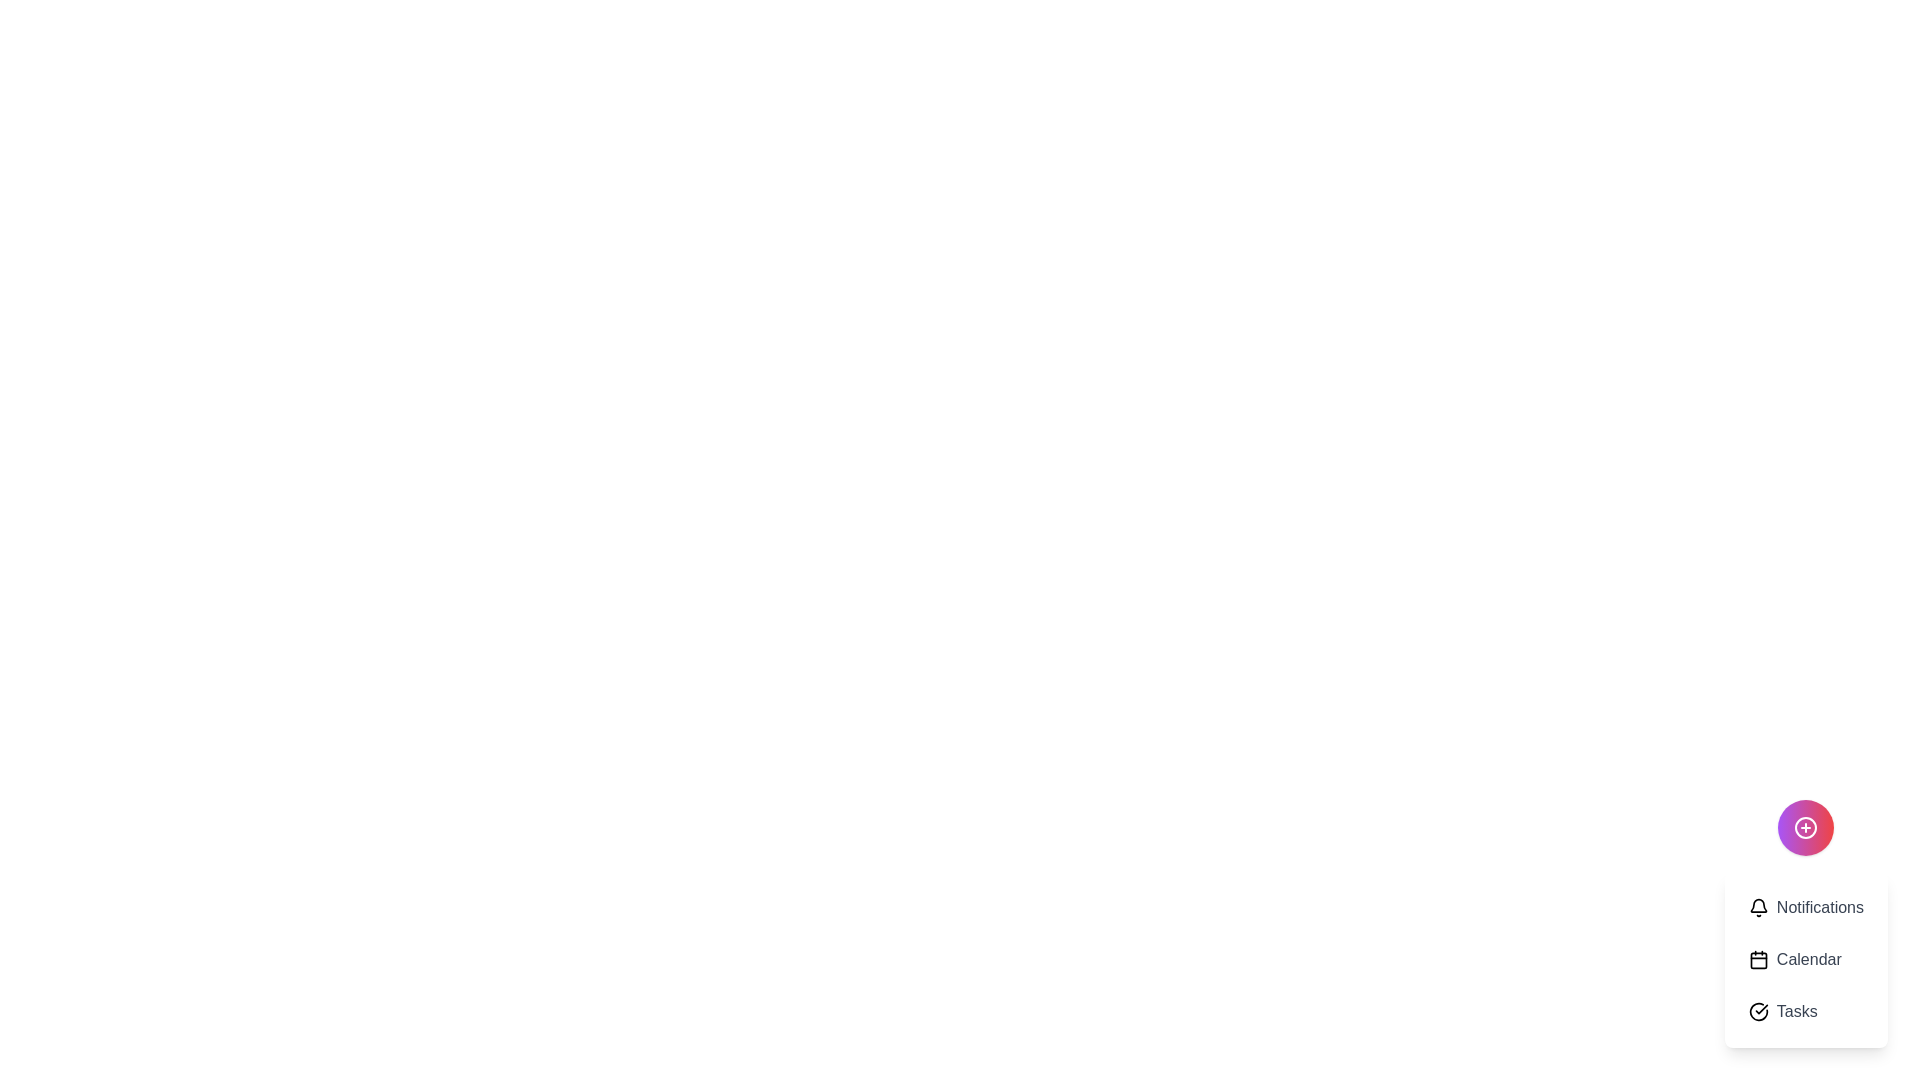 The width and height of the screenshot is (1920, 1080). Describe the element at coordinates (1806, 959) in the screenshot. I see `the 'Calendar' menu item` at that location.